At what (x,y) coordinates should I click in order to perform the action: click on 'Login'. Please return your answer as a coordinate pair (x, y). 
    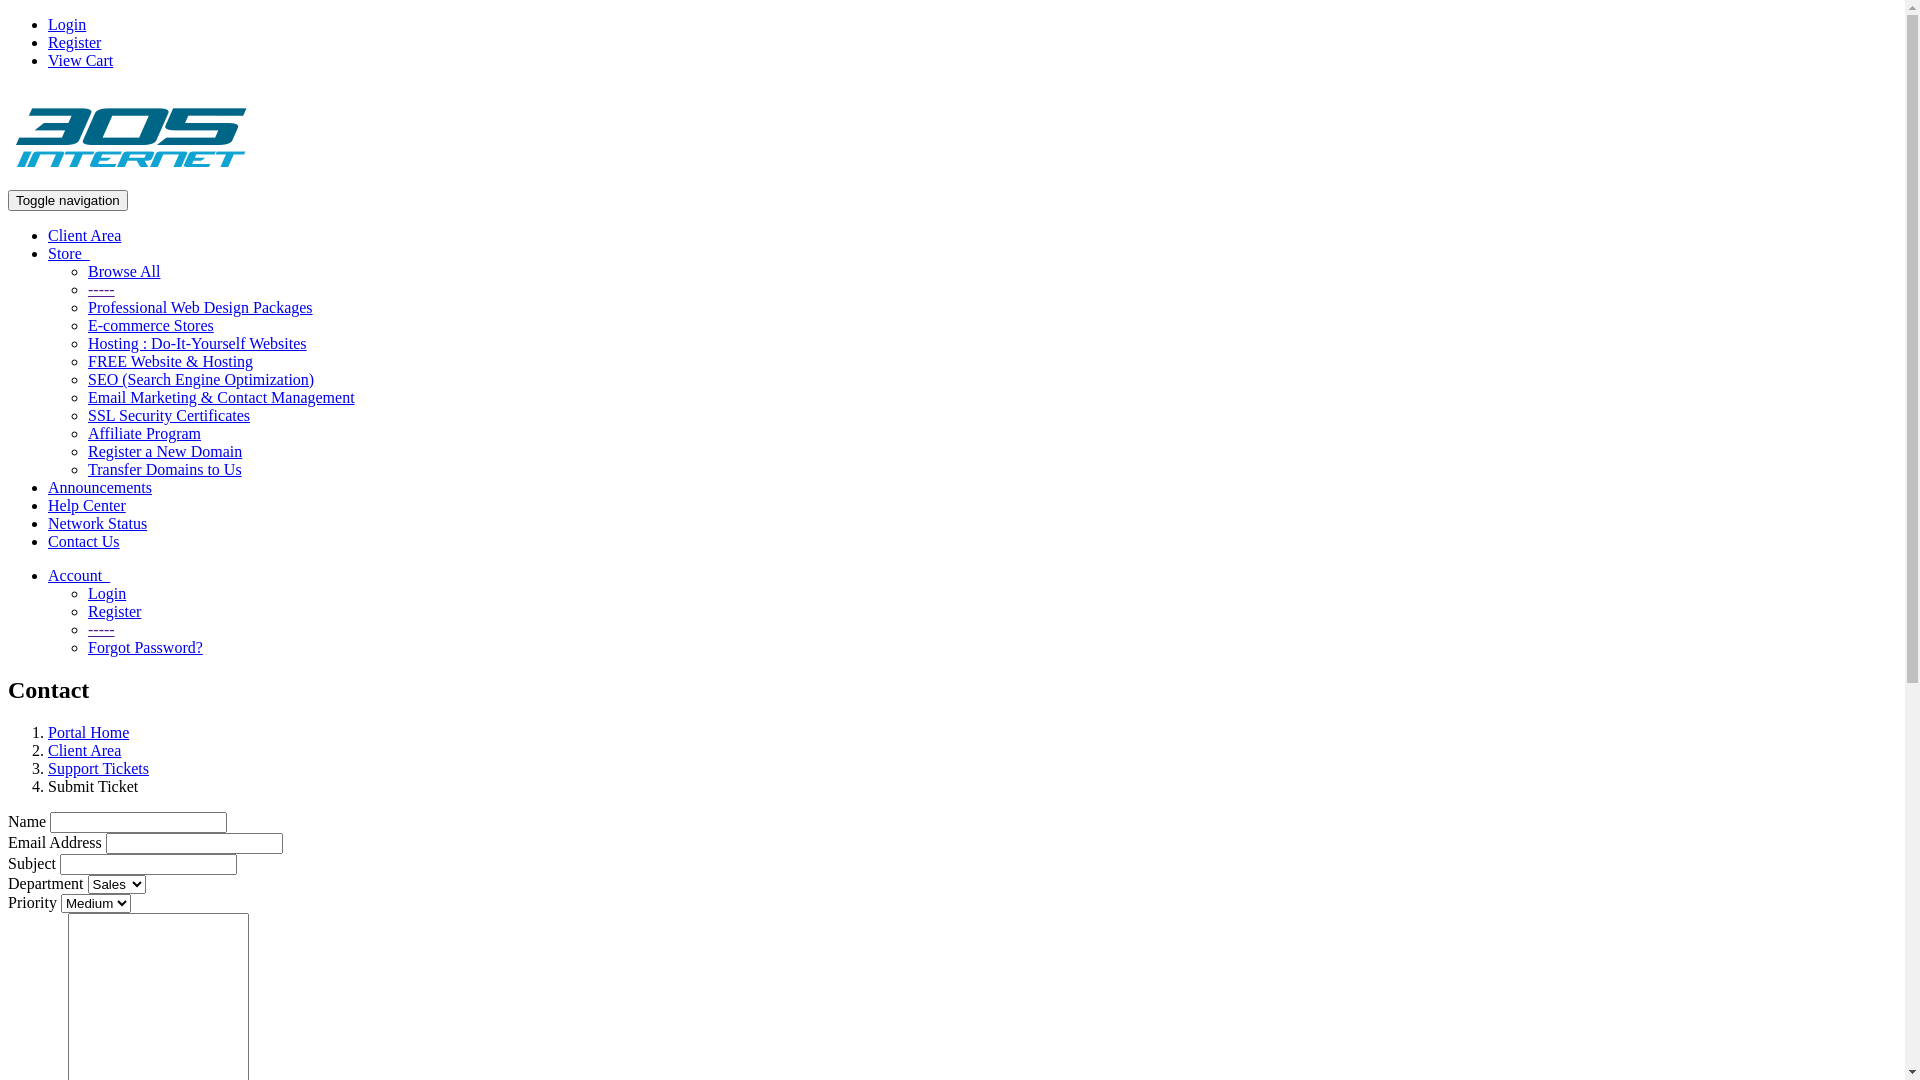
    Looking at the image, I should click on (48, 24).